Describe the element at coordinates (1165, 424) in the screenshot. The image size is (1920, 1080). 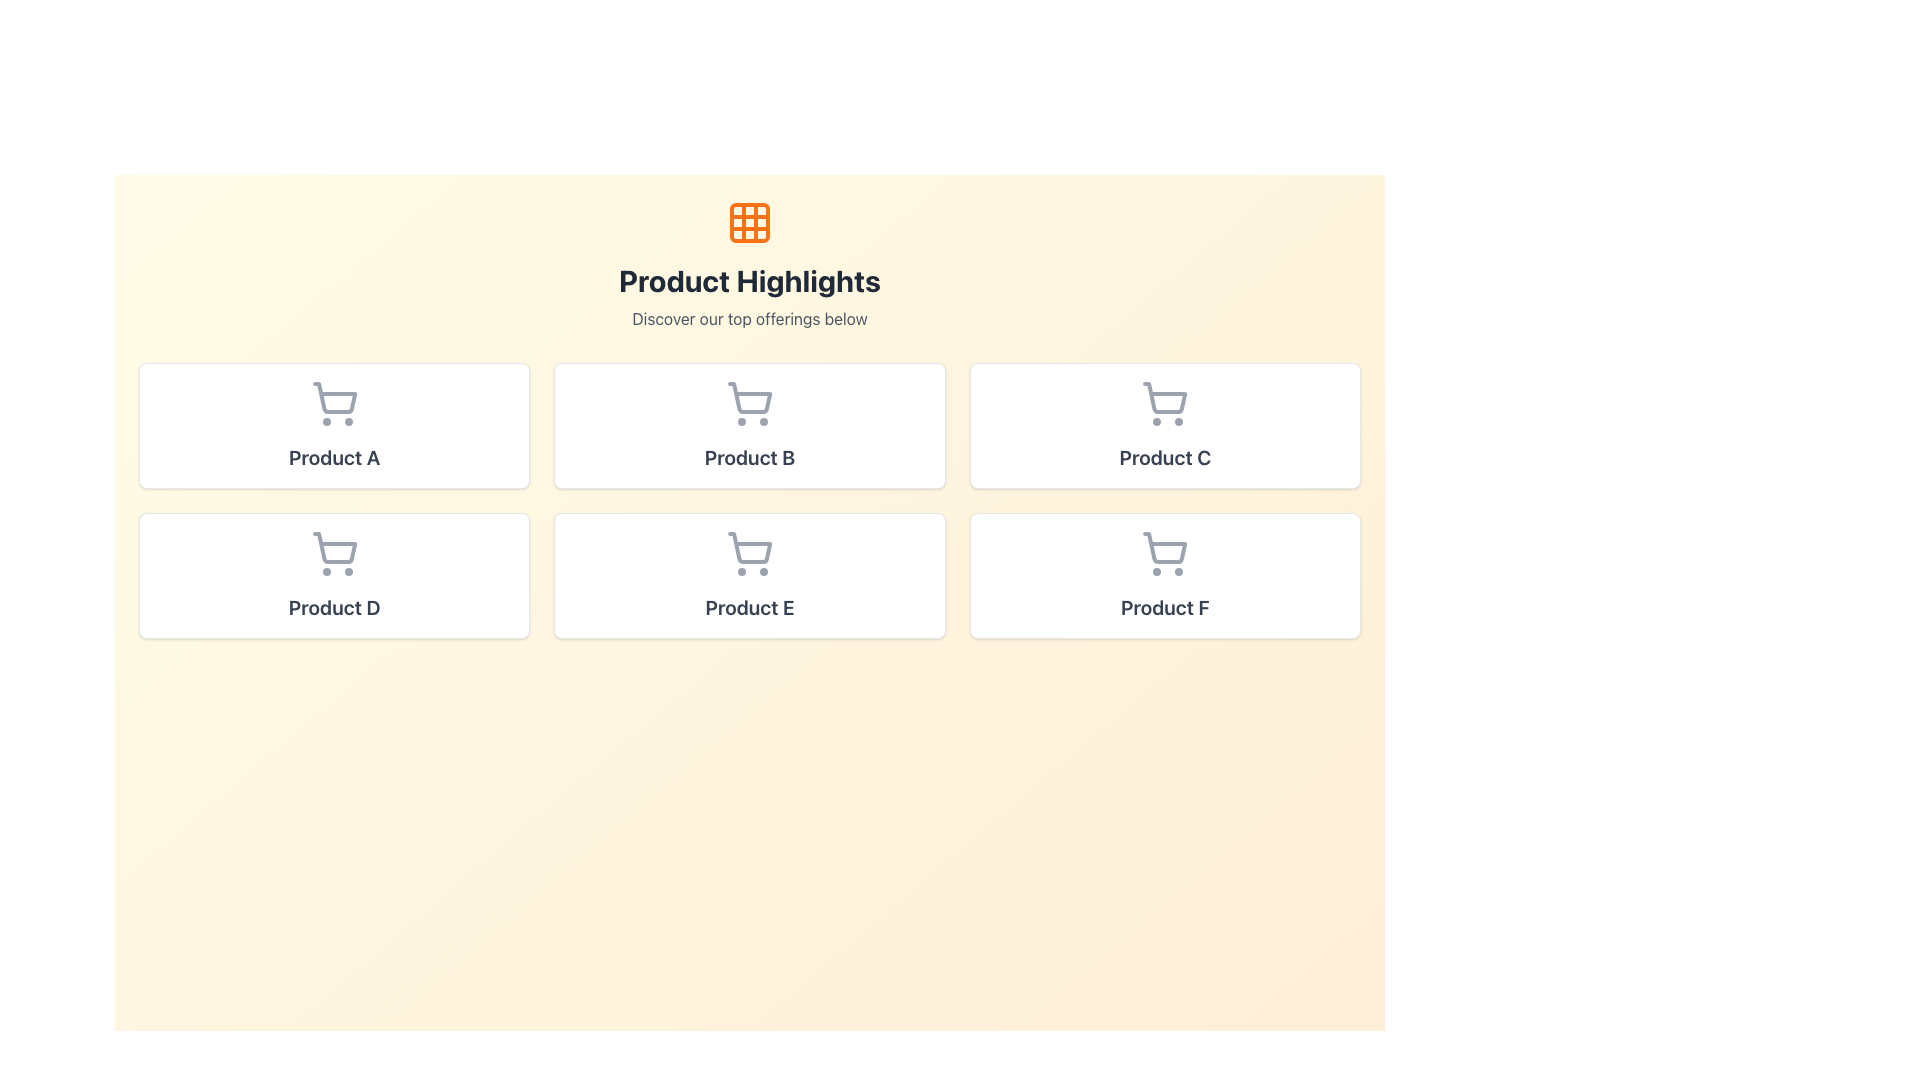
I see `the interactive card labeled 'Product C', which features a shopping cart icon at the top and is styled with rounded corners and a shadow effect` at that location.